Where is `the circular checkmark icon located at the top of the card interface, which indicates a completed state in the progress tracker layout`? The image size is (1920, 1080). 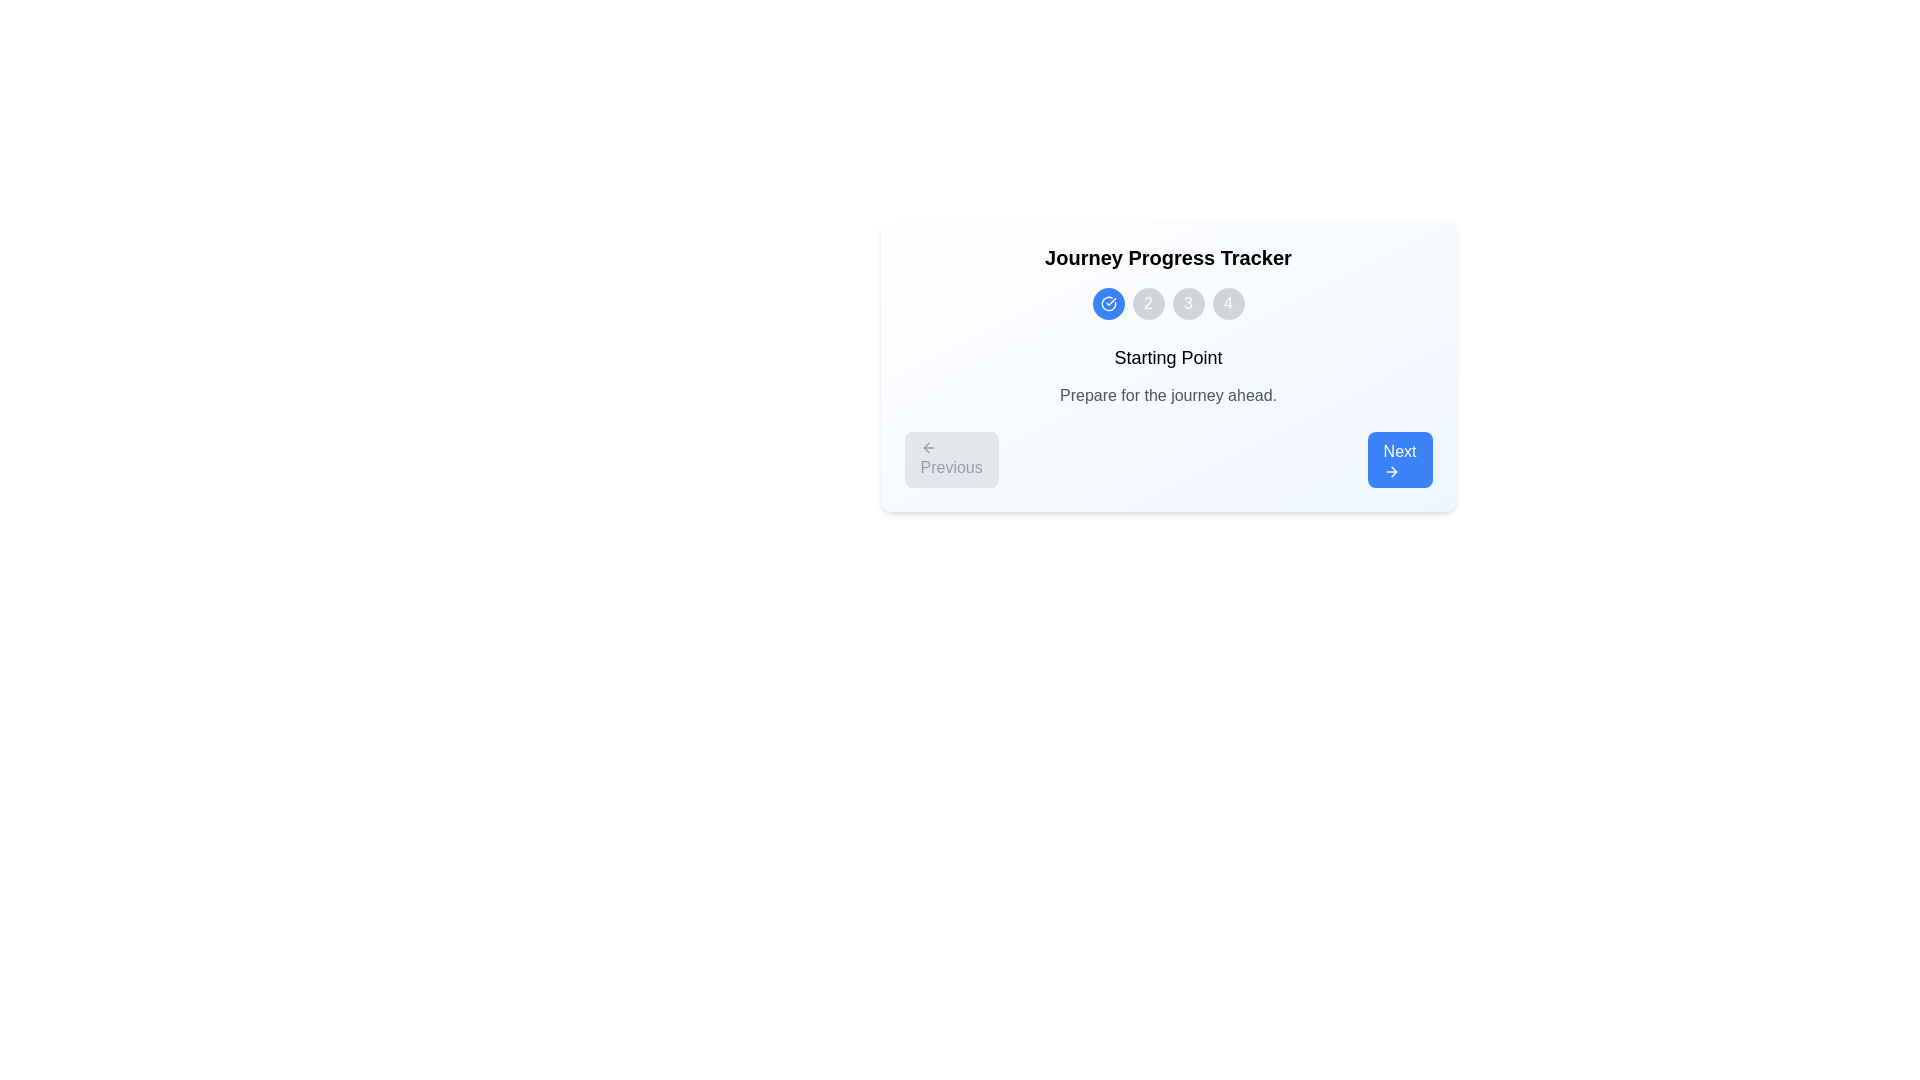
the circular checkmark icon located at the top of the card interface, which indicates a completed state in the progress tracker layout is located at coordinates (1107, 304).